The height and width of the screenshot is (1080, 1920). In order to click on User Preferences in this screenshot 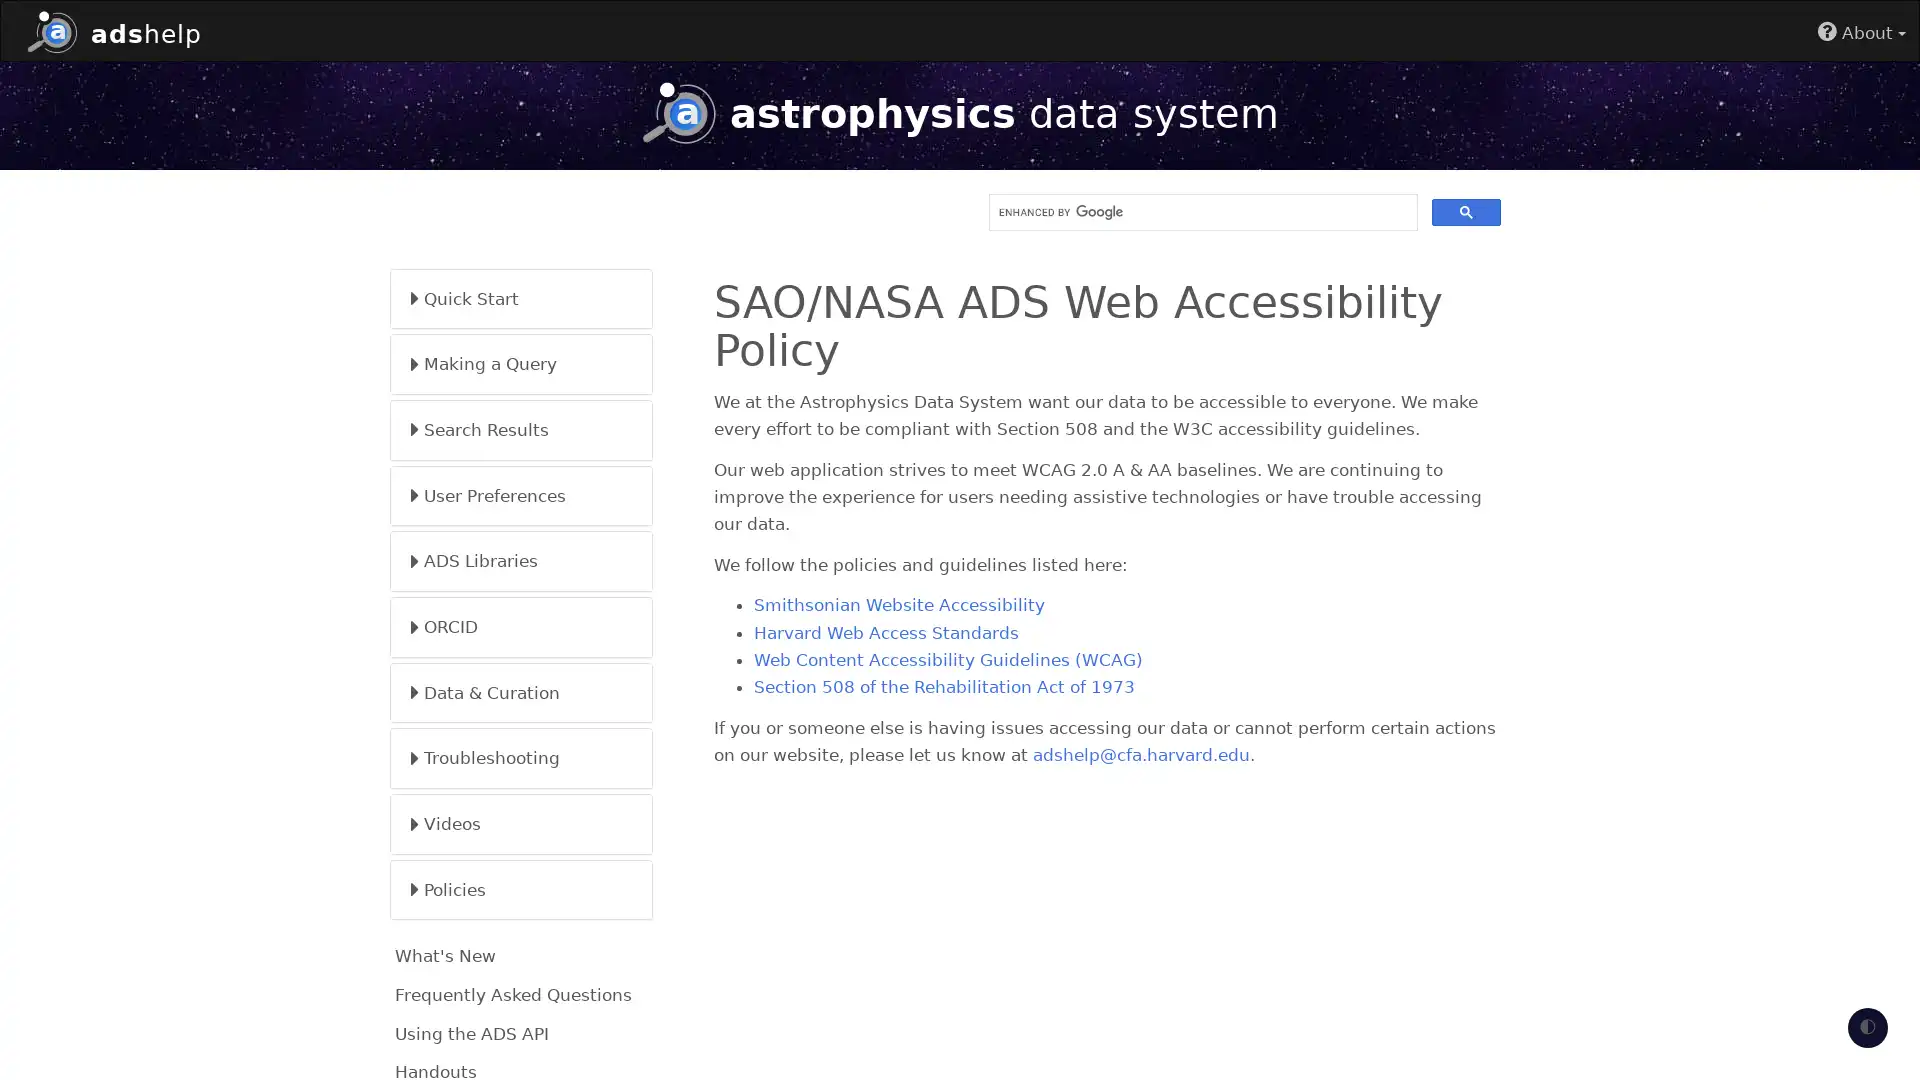, I will do `click(521, 495)`.